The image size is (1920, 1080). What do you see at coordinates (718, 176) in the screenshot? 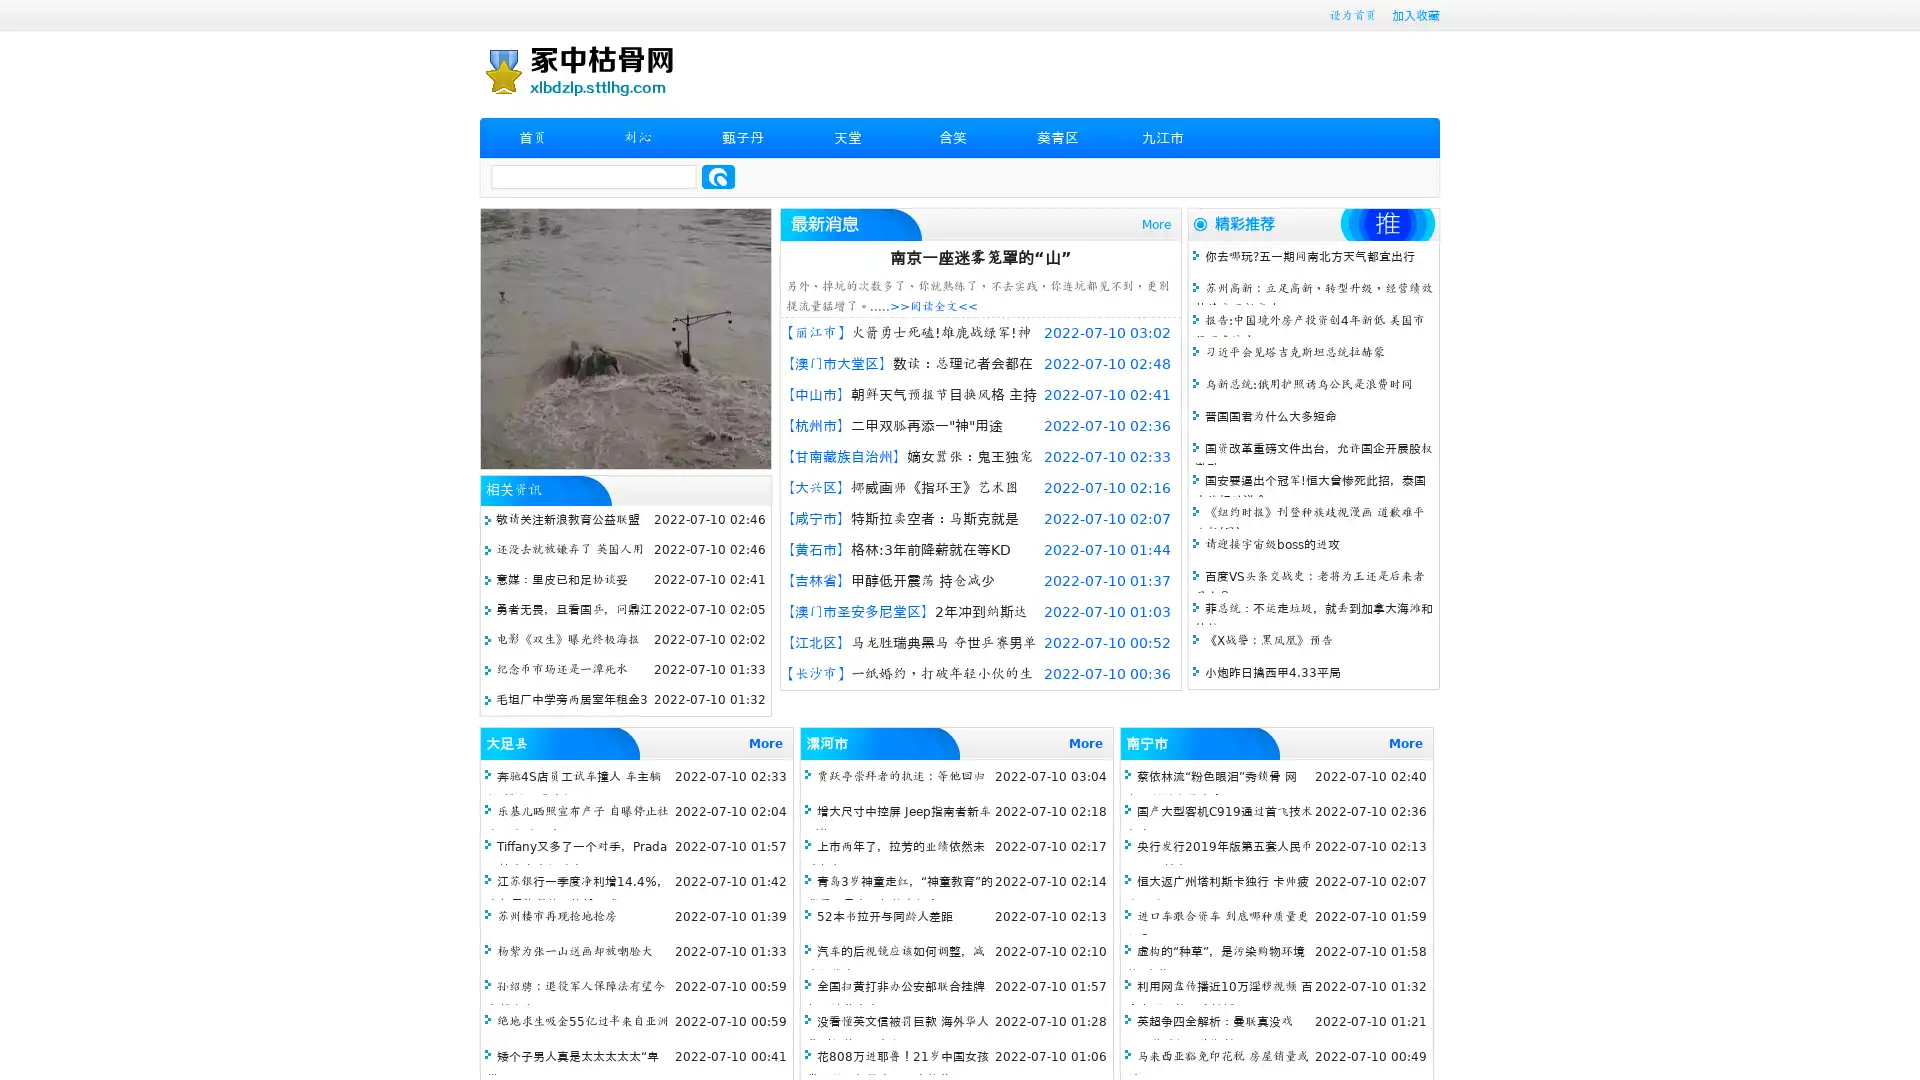
I see `Search` at bounding box center [718, 176].